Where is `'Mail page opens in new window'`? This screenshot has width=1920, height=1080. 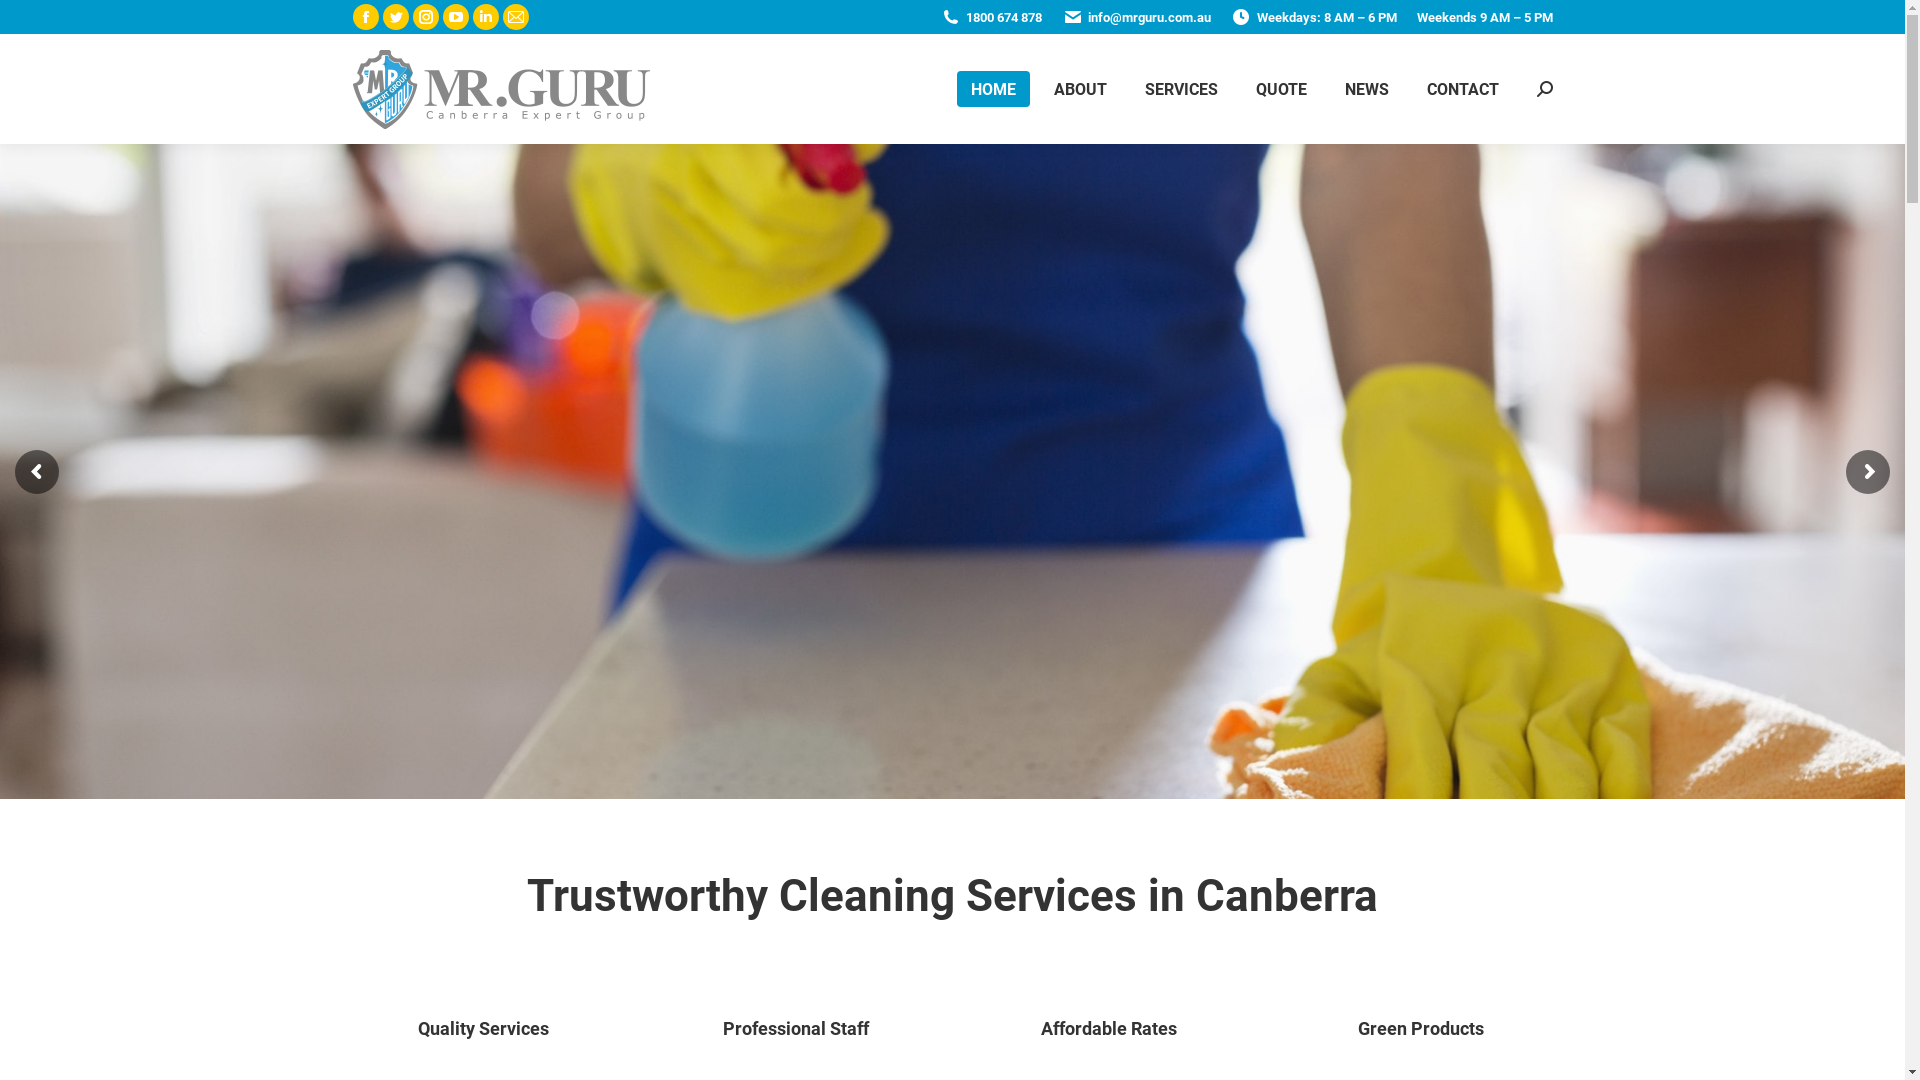 'Mail page opens in new window' is located at coordinates (502, 16).